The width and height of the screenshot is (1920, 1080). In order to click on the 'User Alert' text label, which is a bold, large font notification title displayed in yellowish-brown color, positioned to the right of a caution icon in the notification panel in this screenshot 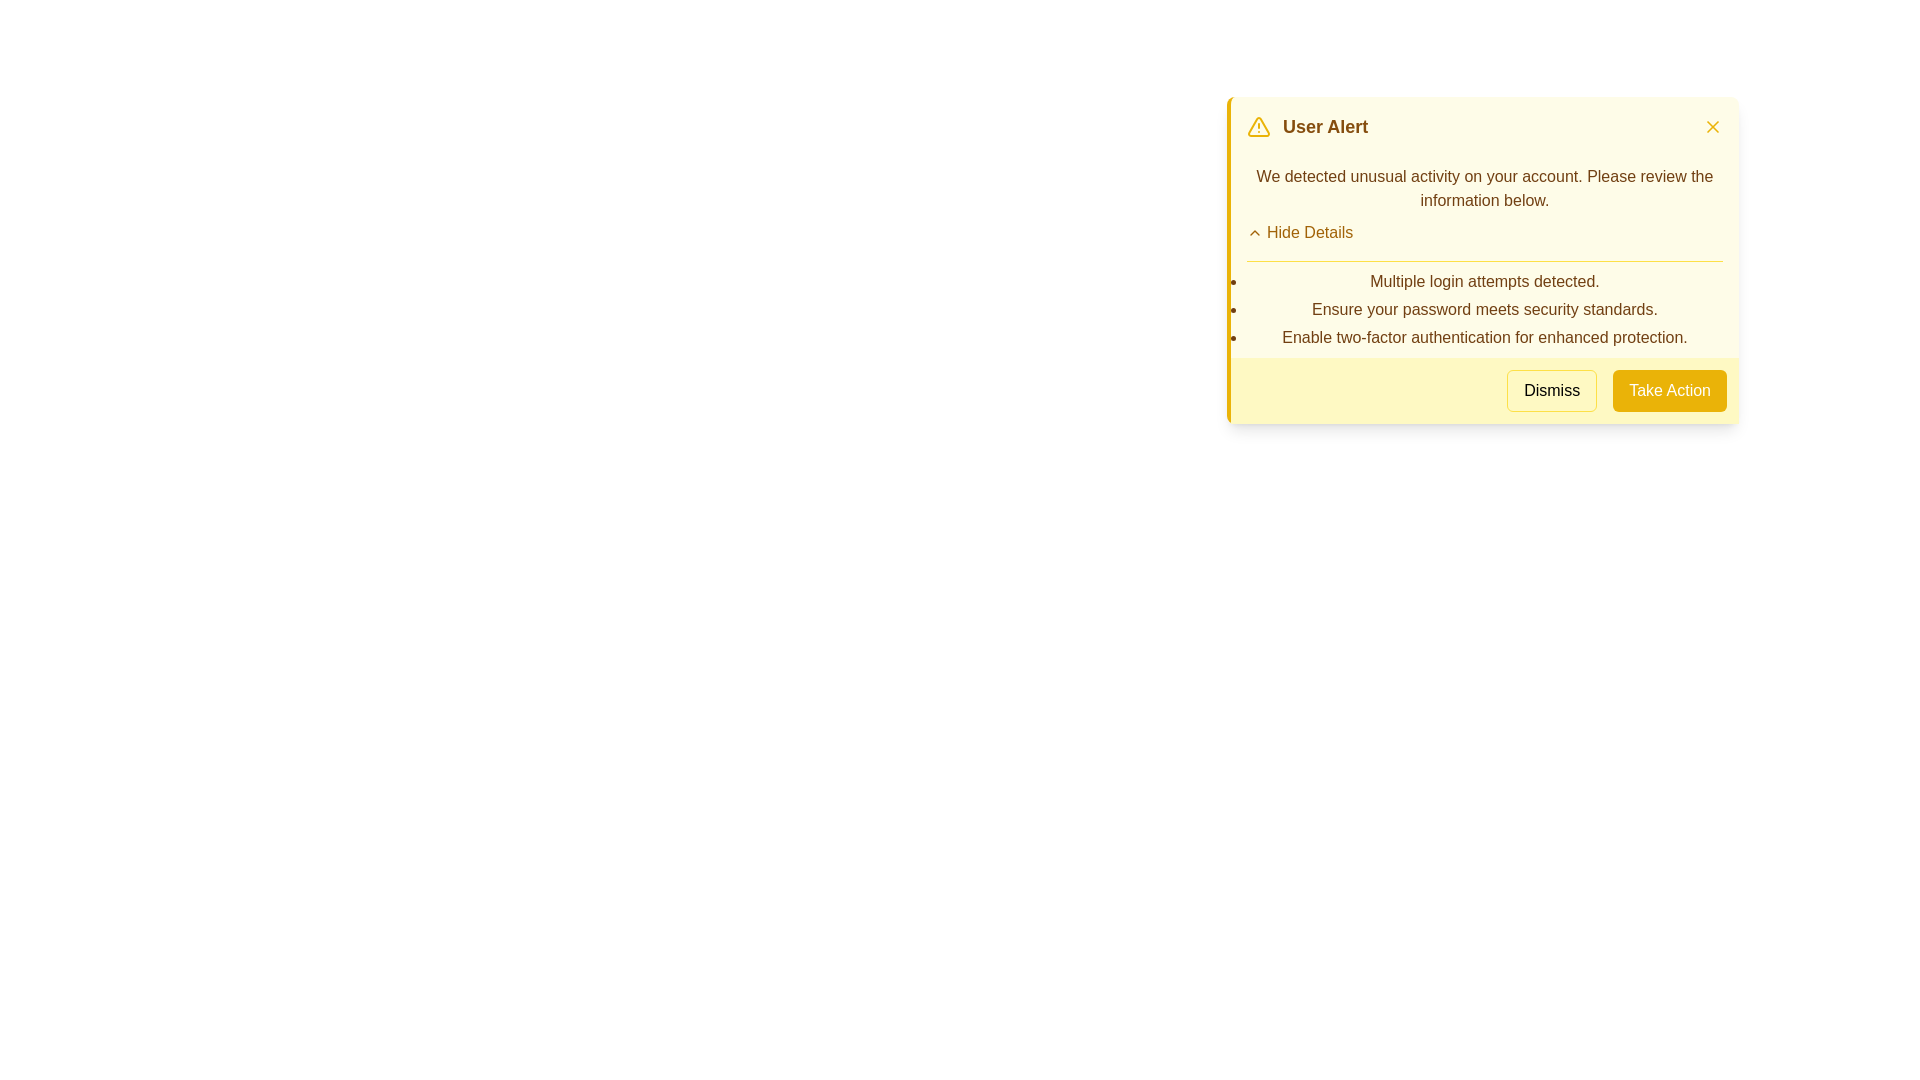, I will do `click(1325, 127)`.